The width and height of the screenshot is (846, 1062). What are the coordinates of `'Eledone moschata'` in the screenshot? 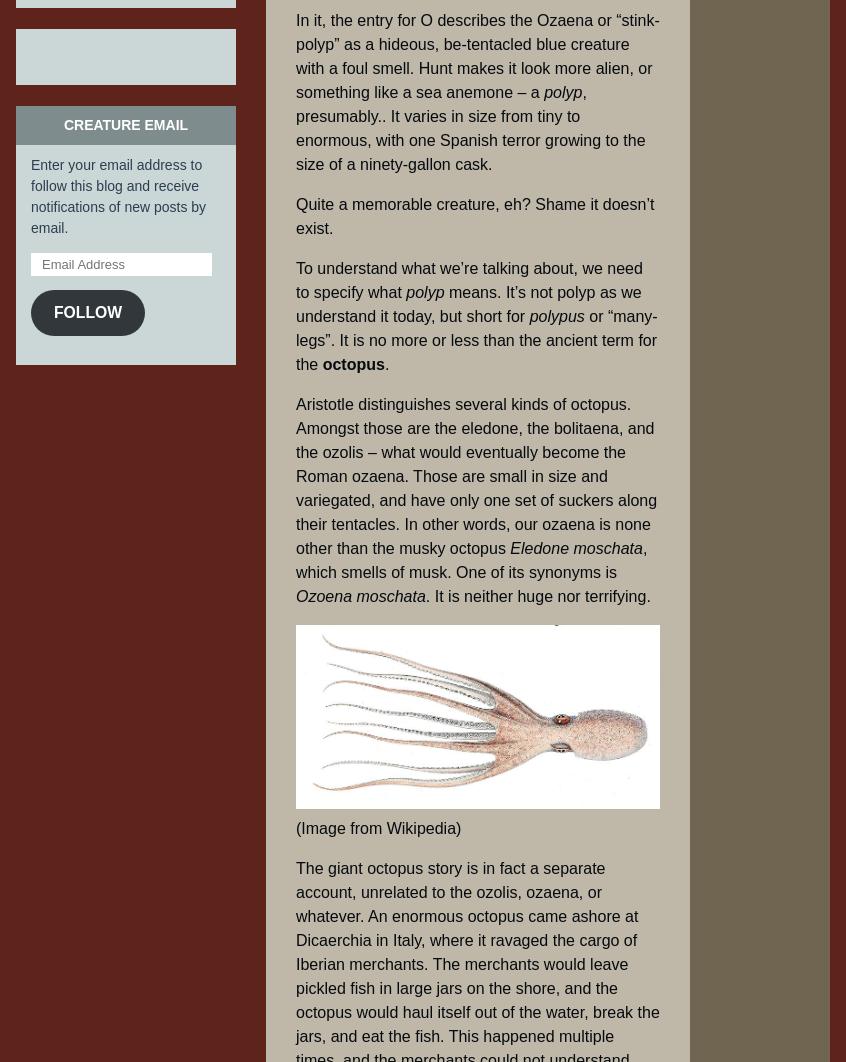 It's located at (575, 548).